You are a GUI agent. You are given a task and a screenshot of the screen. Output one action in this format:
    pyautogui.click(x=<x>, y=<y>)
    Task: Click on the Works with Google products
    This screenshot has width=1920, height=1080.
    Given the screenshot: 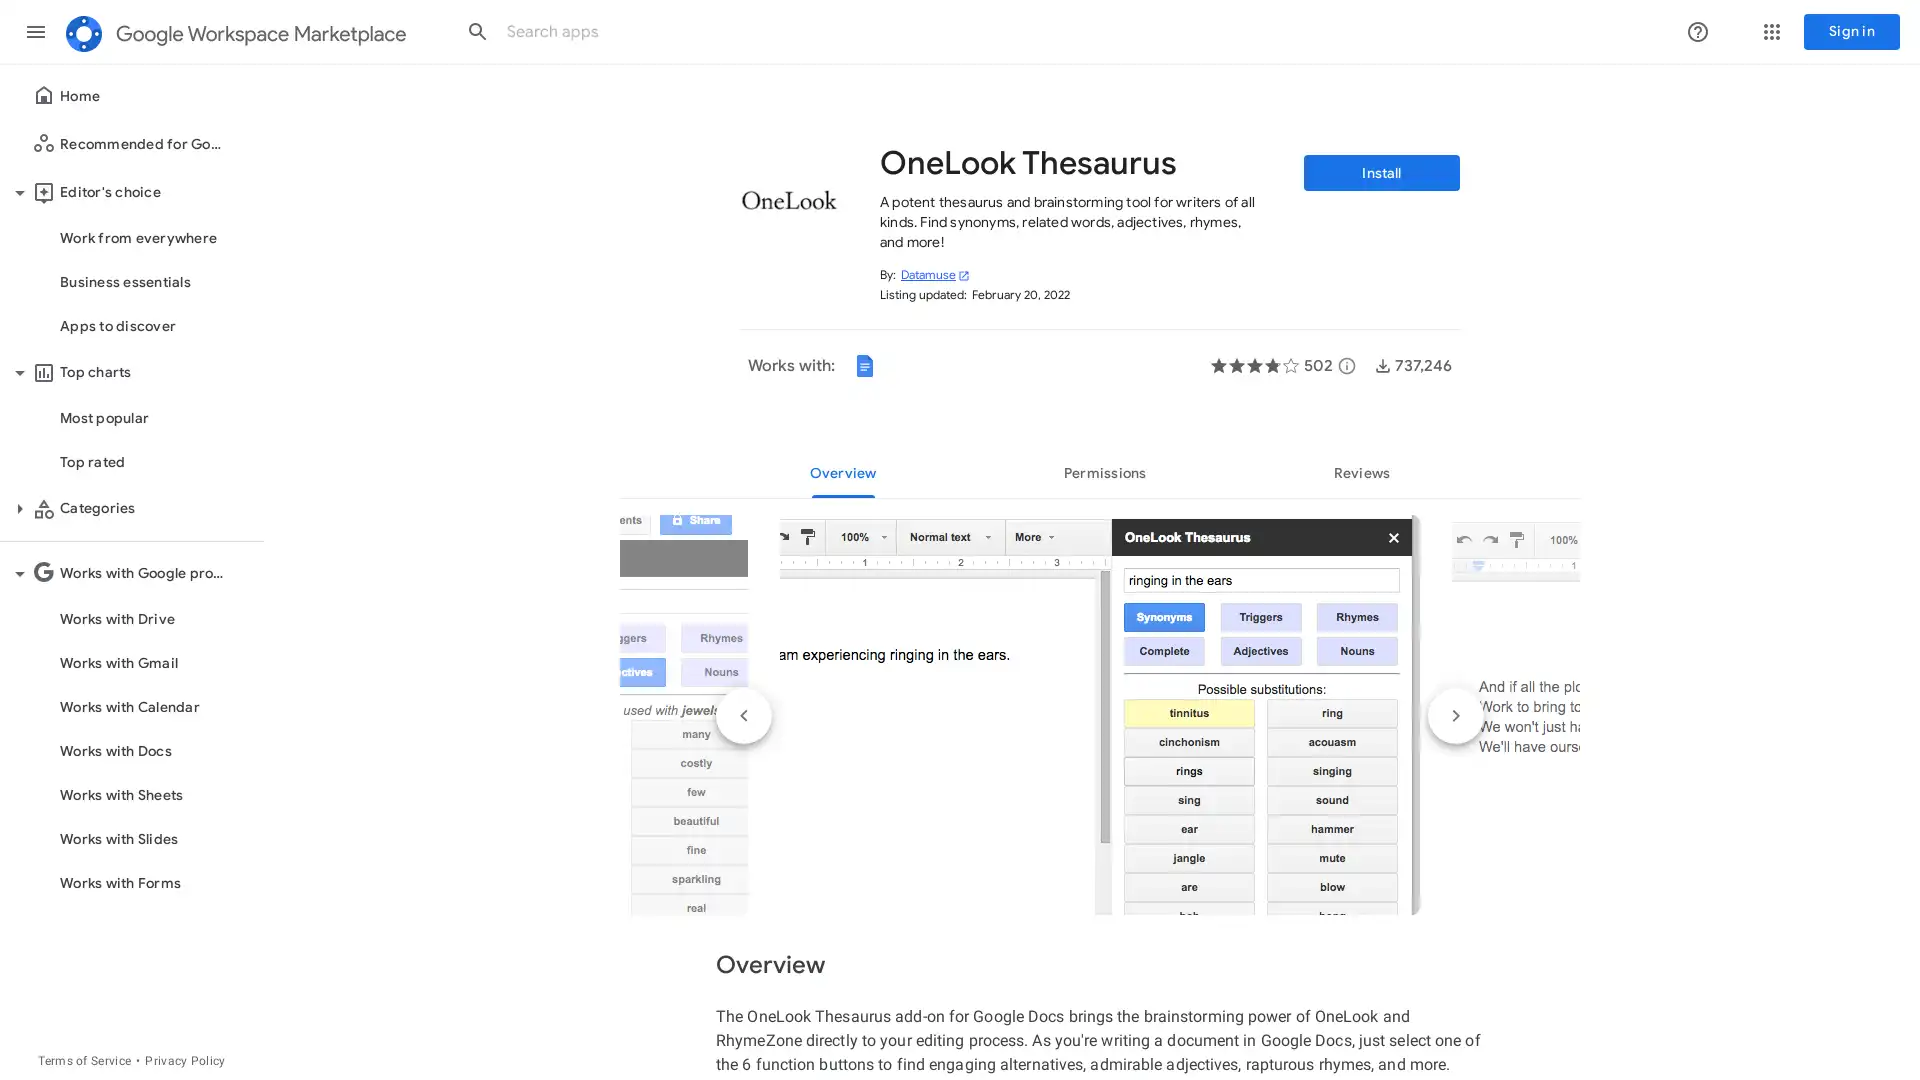 What is the action you would take?
    pyautogui.click(x=19, y=574)
    